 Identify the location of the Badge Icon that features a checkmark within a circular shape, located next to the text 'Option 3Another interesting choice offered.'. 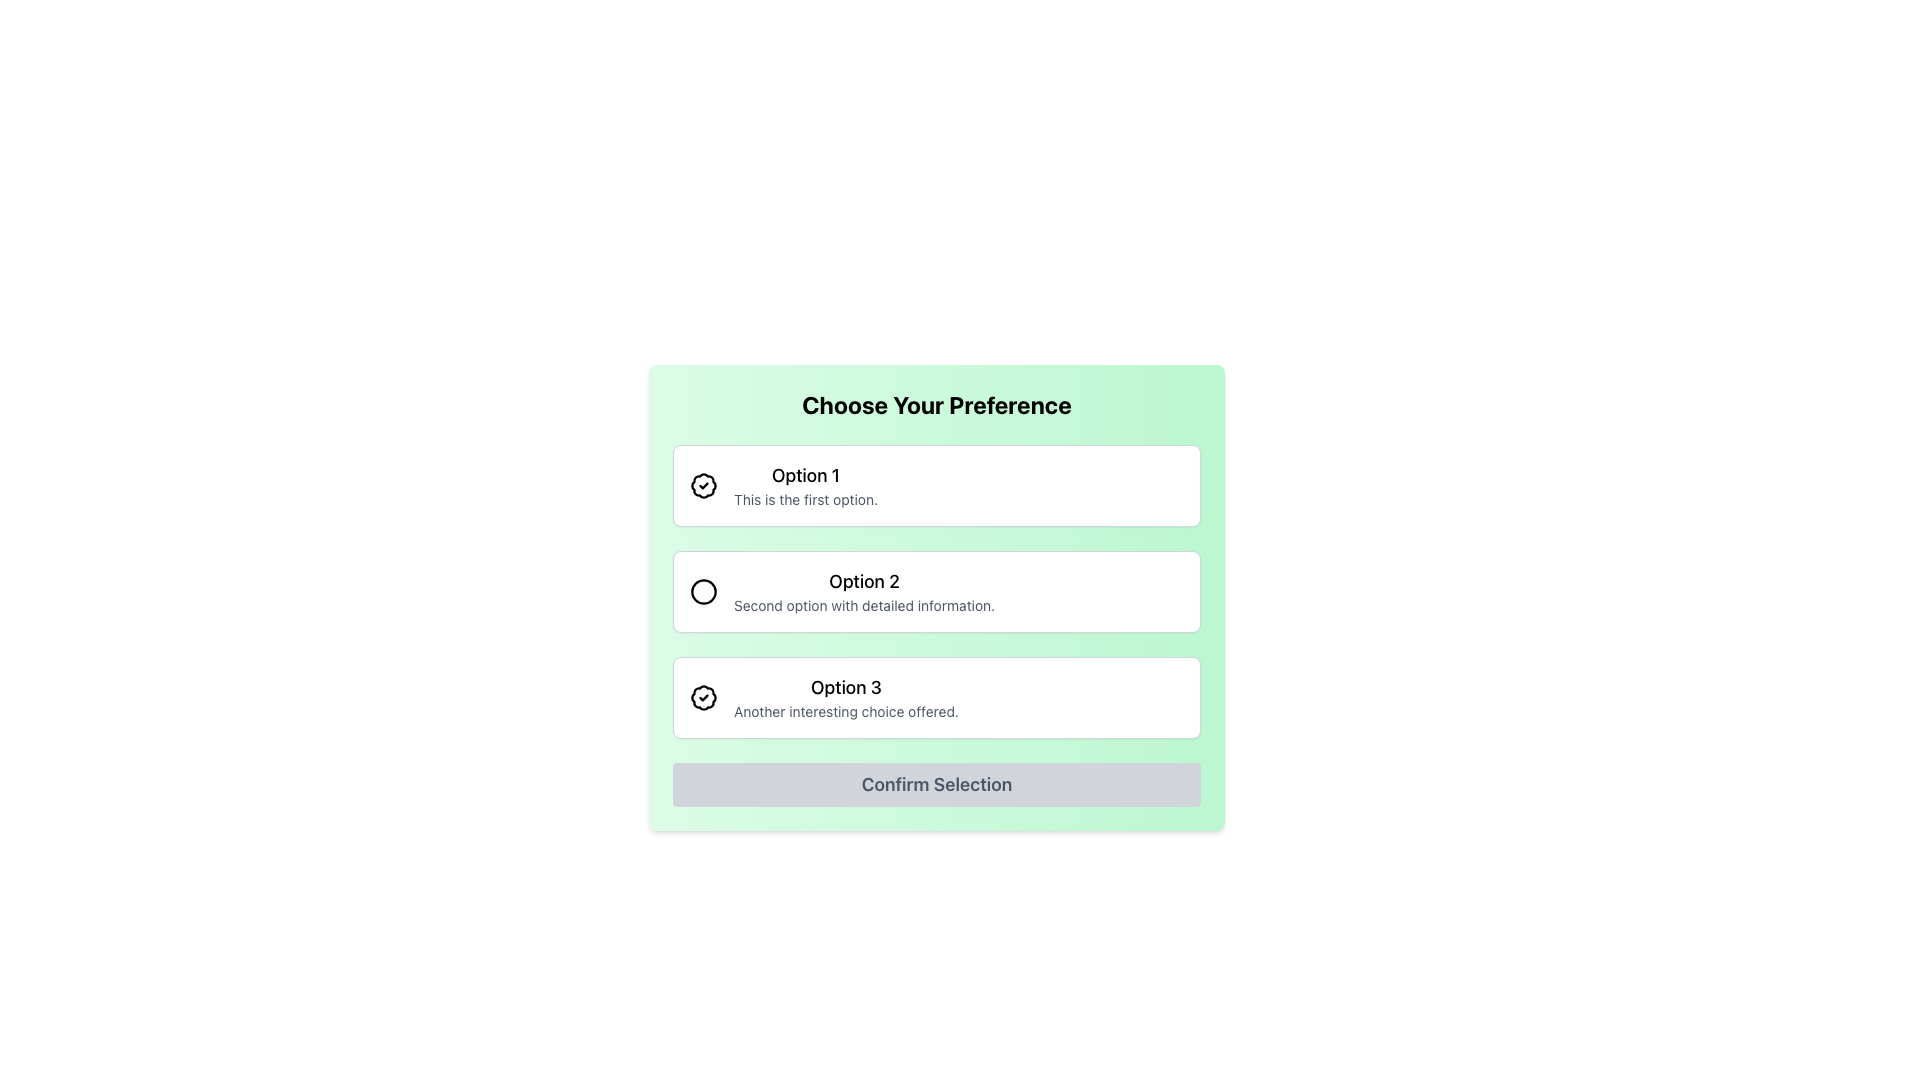
(704, 697).